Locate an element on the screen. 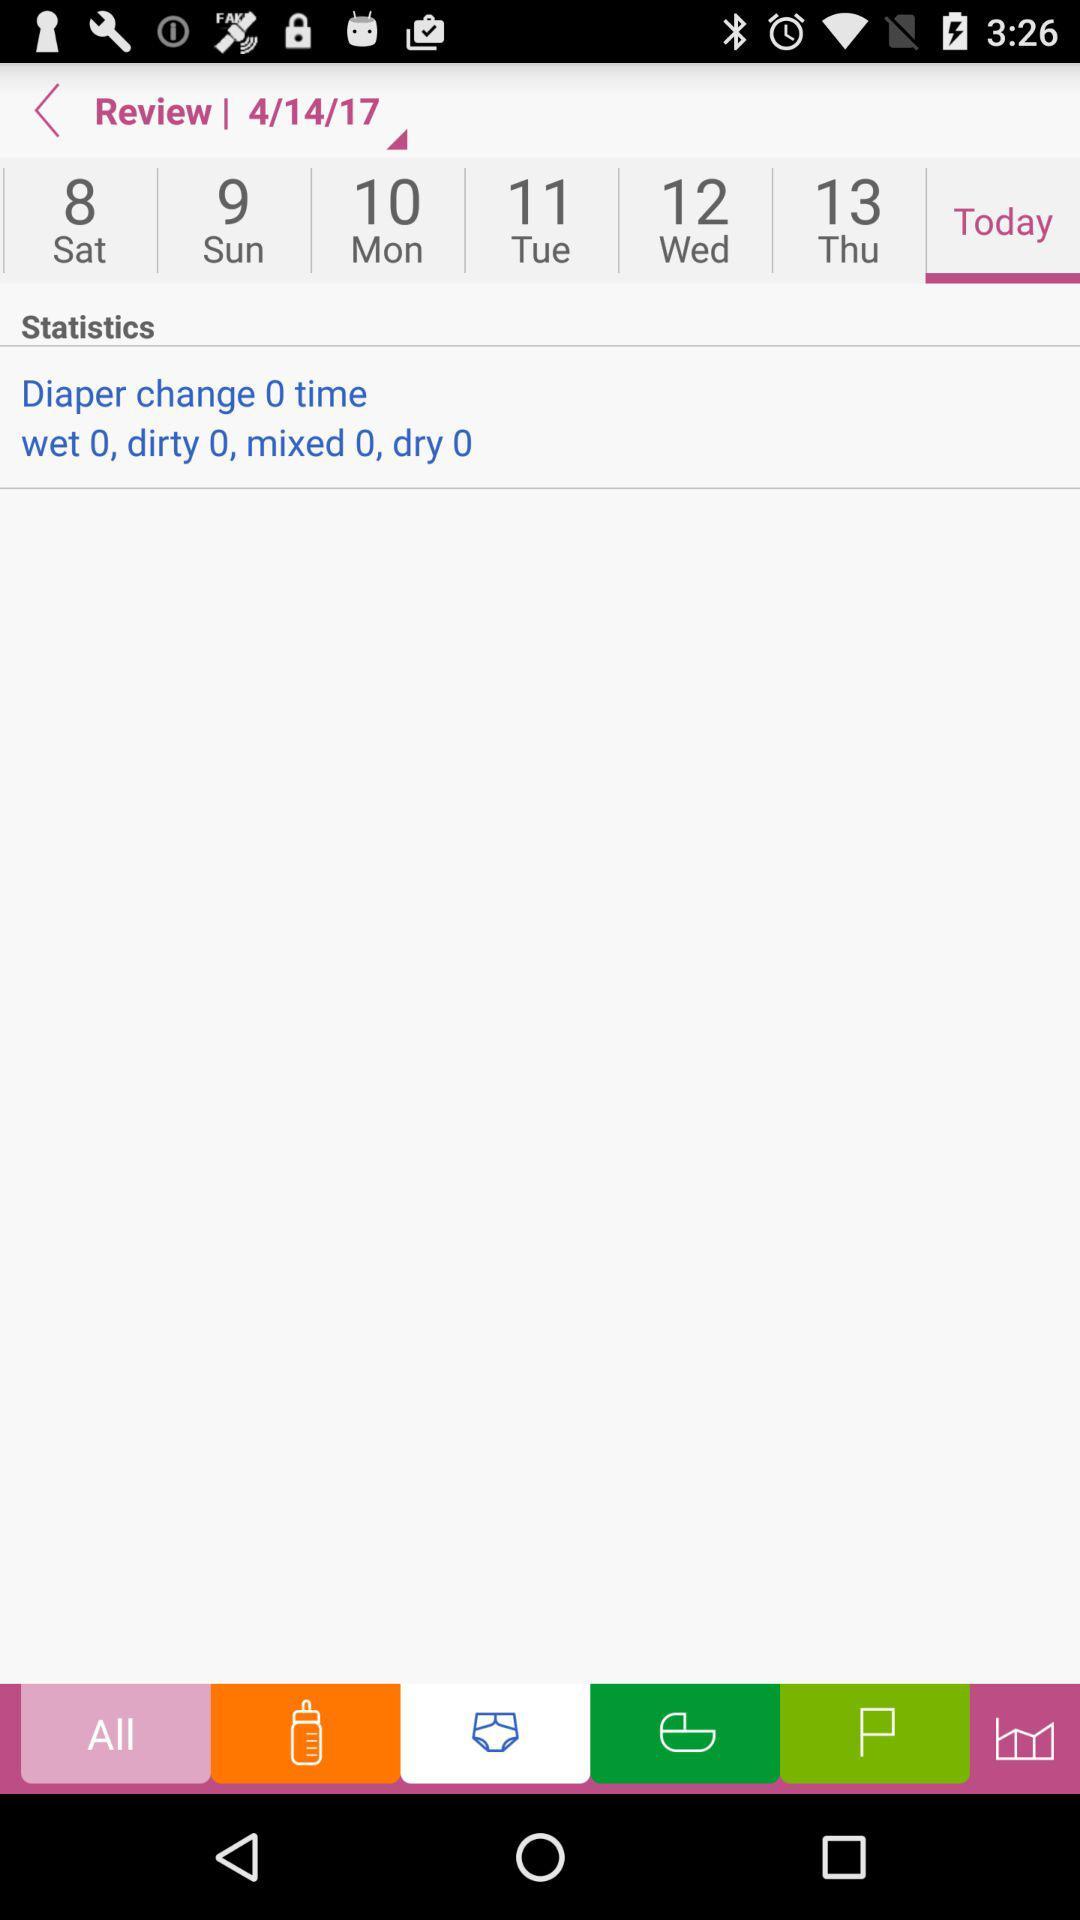 The image size is (1080, 1920). the icon next to 10 is located at coordinates (232, 220).